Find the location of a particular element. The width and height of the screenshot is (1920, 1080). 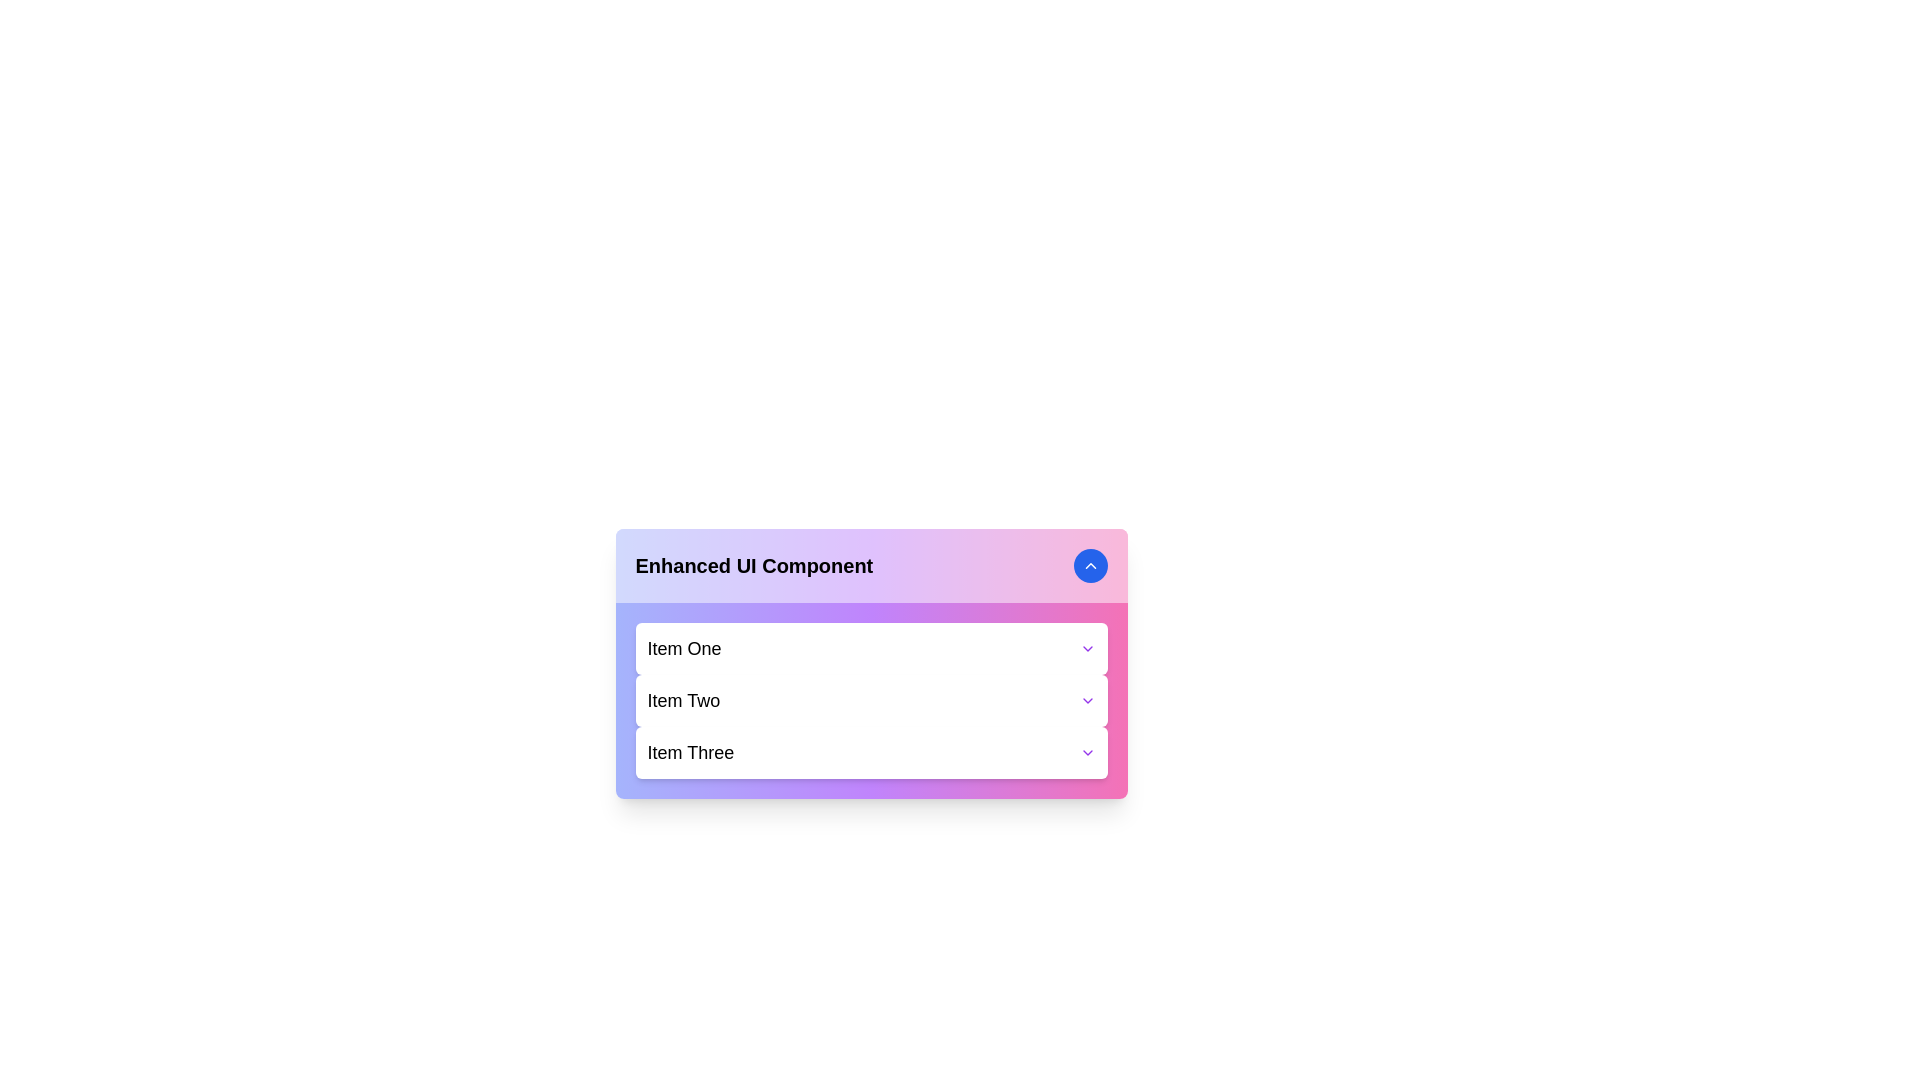

the 'Item Two' button, which is a rectangular button with rounded corners and a shadow effect, located inside the 'Enhanced UI Component' is located at coordinates (871, 700).